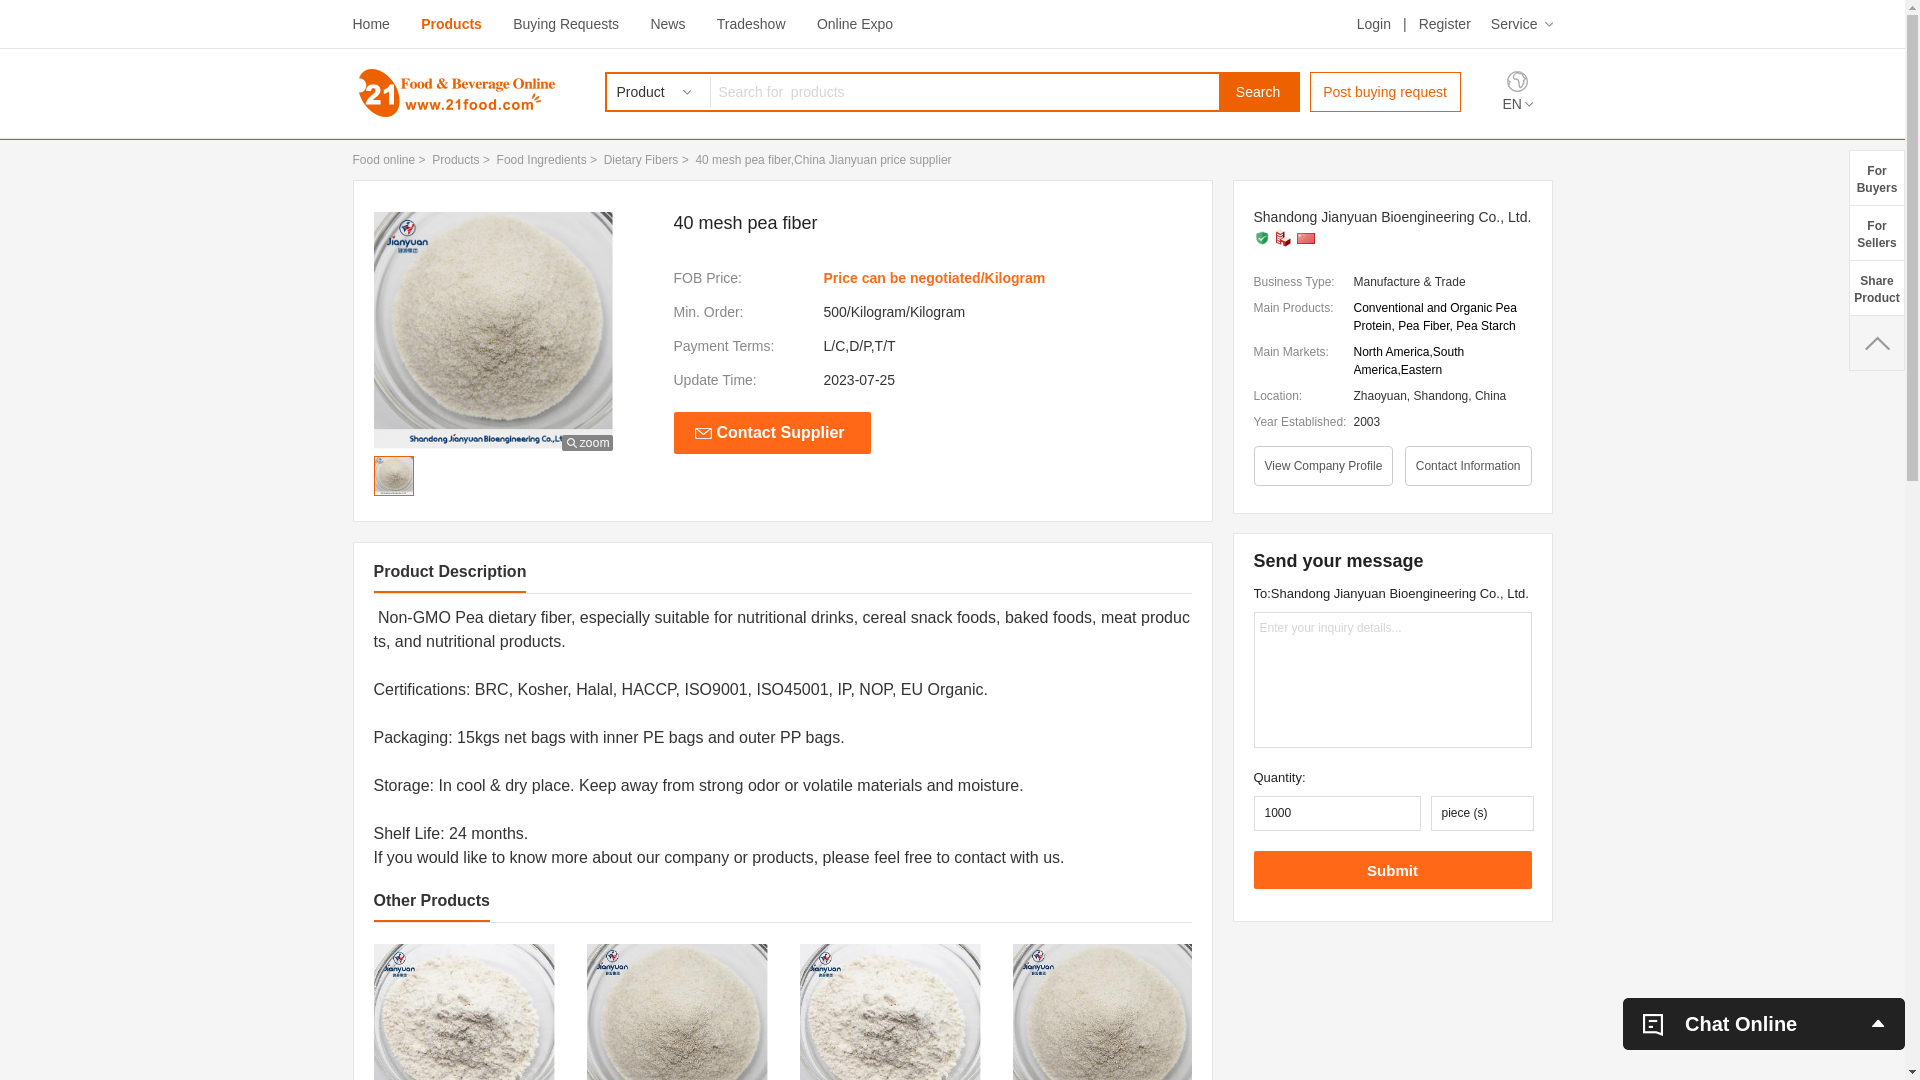  Describe the element at coordinates (1875, 231) in the screenshot. I see `'For` at that location.